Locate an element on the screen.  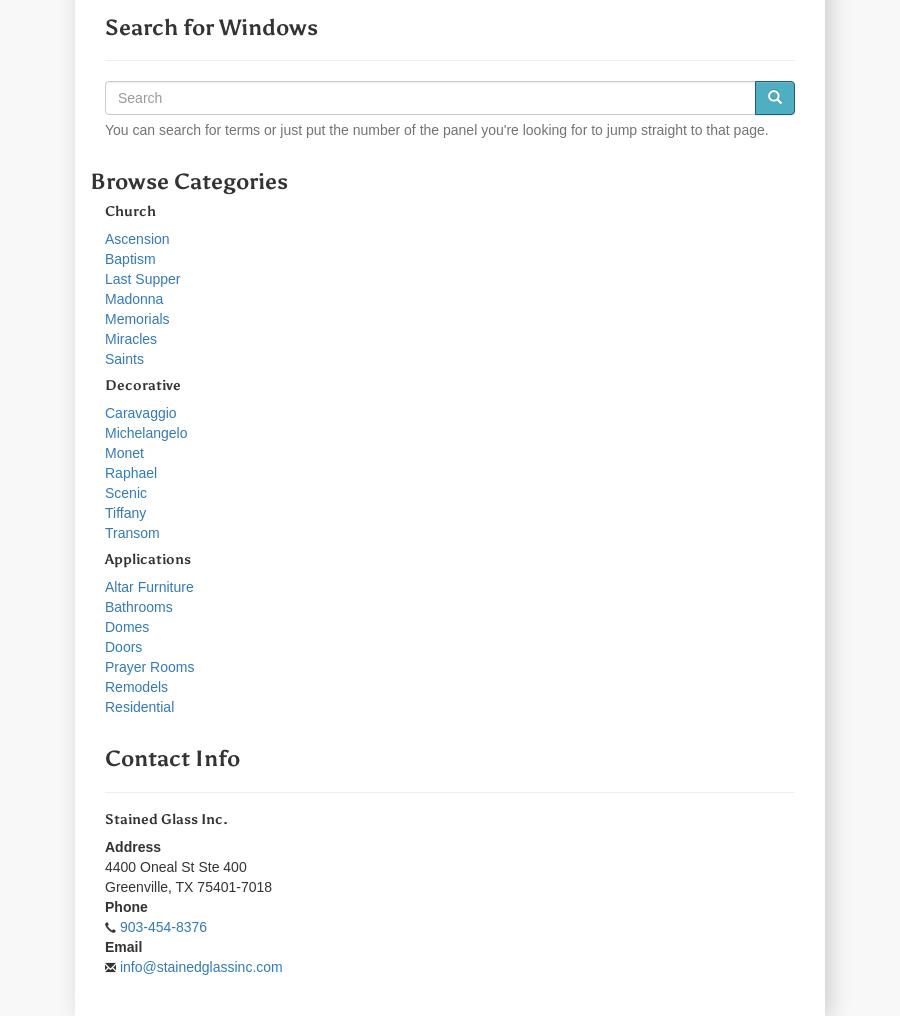
'Residential' is located at coordinates (104, 706).